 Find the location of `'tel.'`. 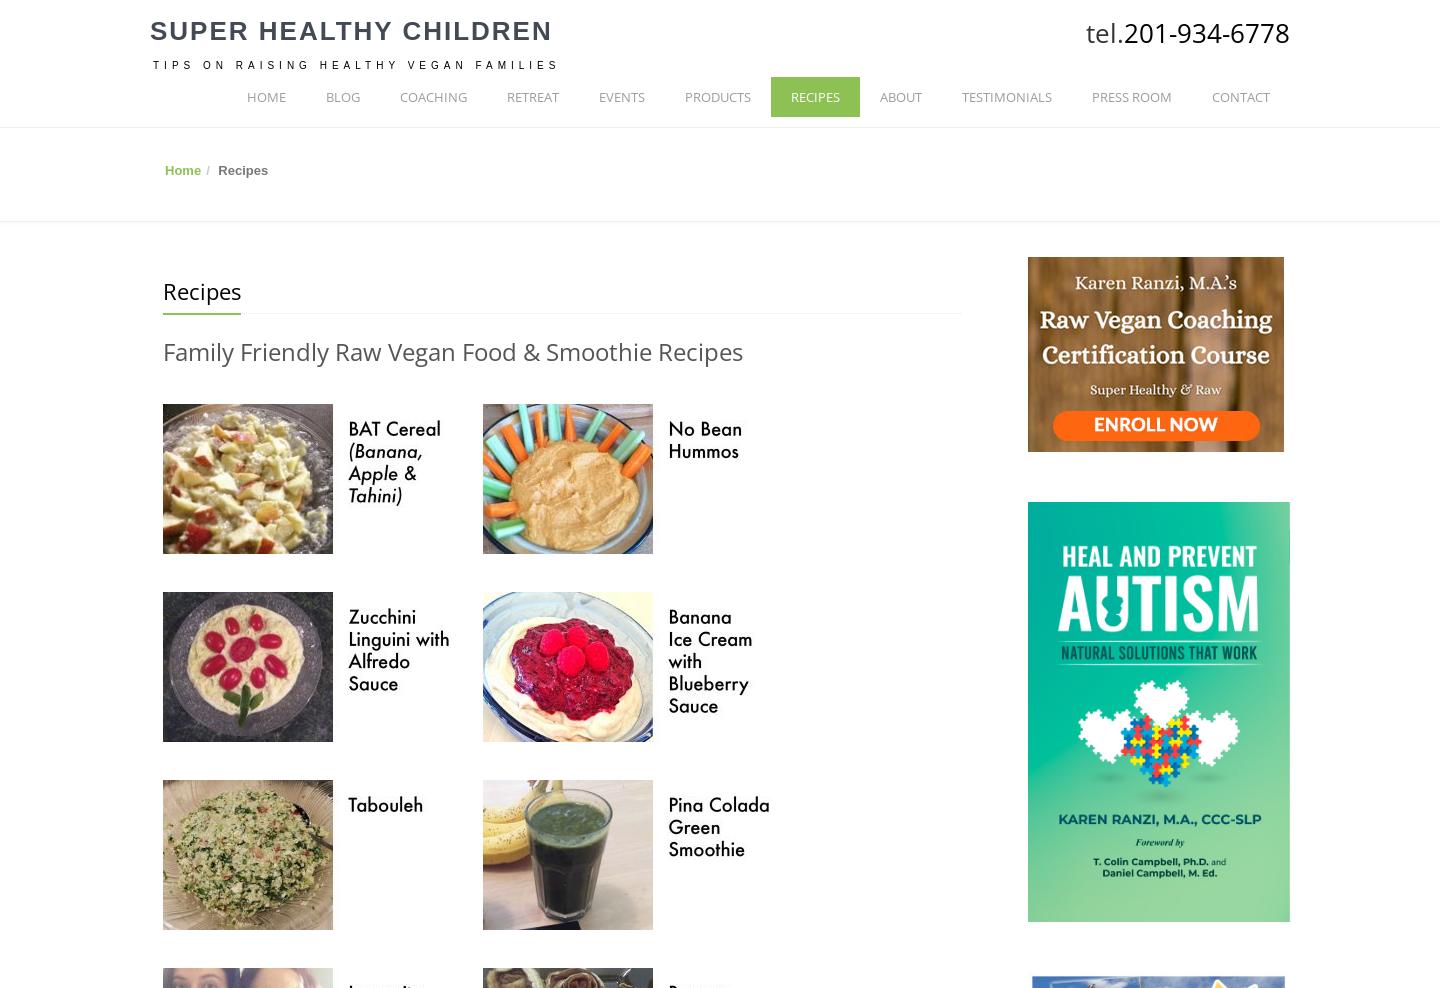

'tel.' is located at coordinates (1104, 31).